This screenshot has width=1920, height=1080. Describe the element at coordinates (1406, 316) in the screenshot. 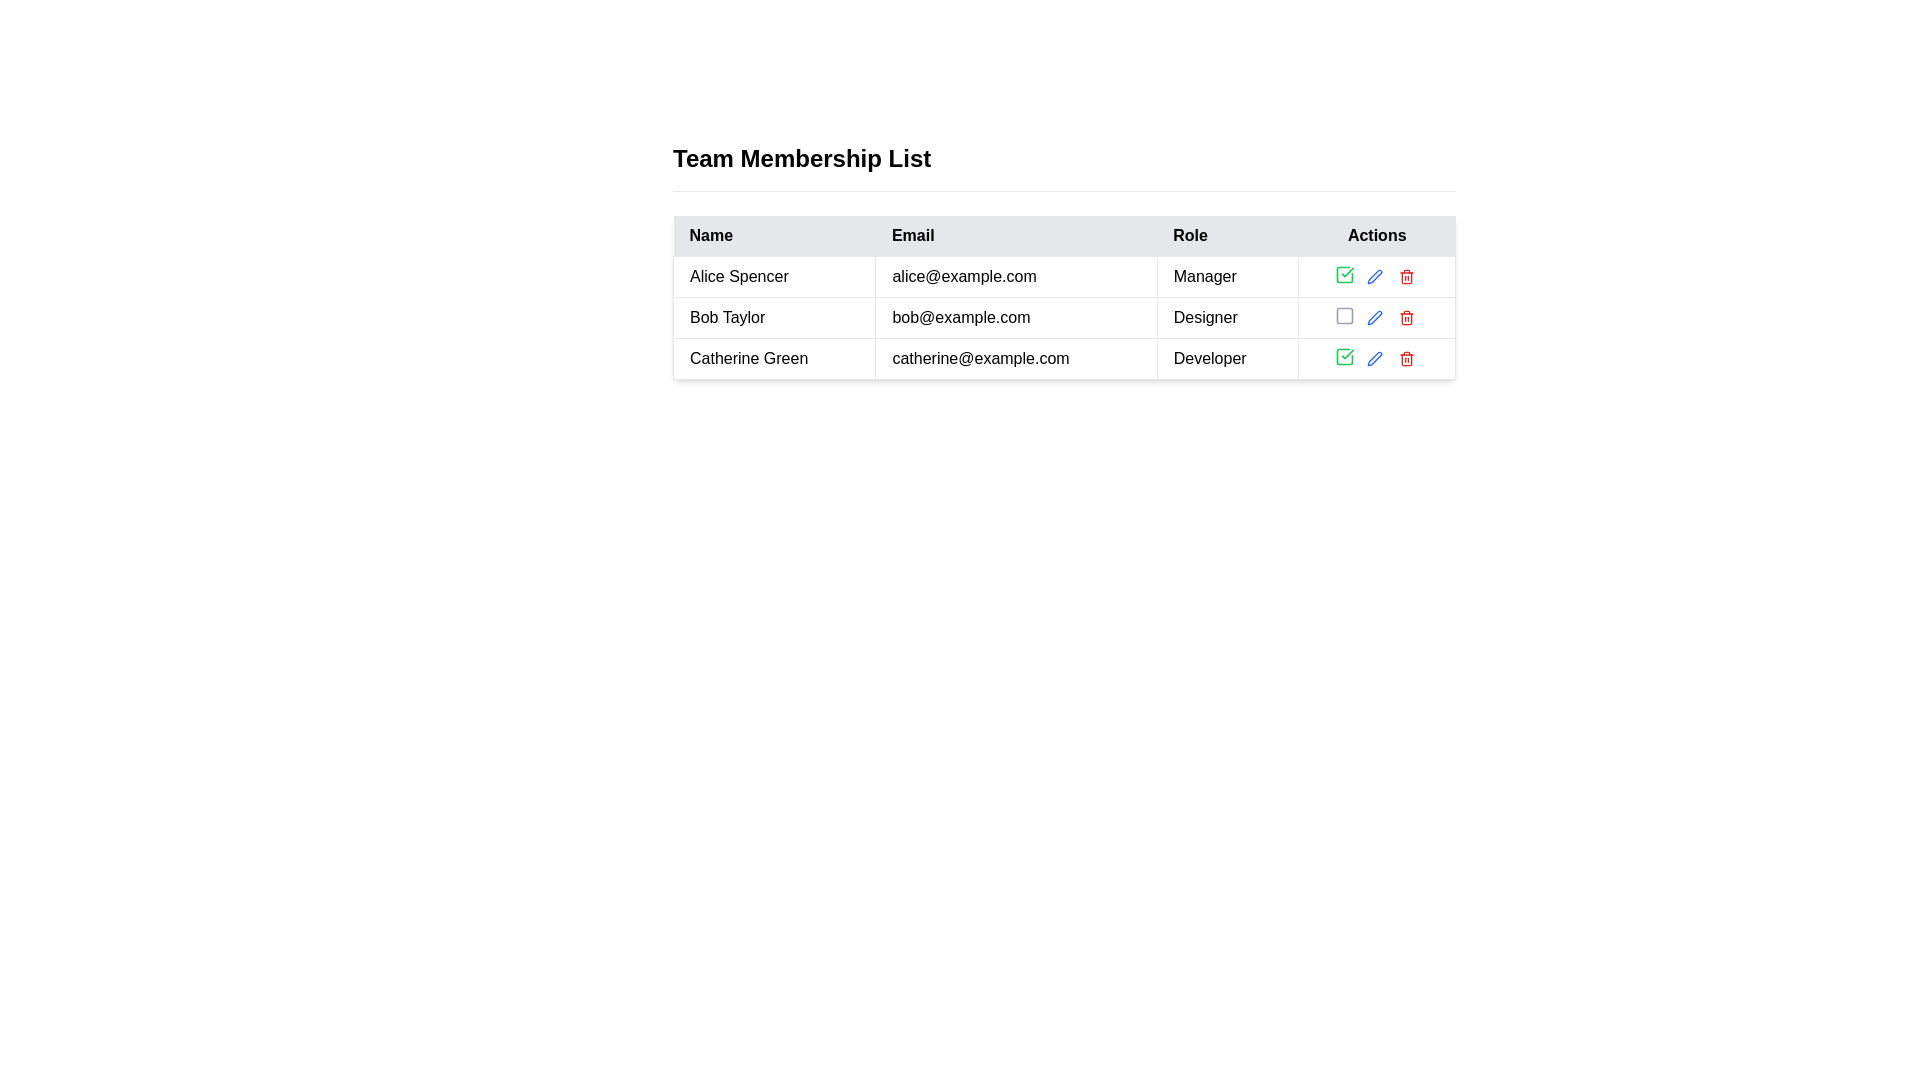

I see `the red trash bin icon in the 'Actions' column of the table row for 'Bob Taylor' to initiate the delete action` at that location.